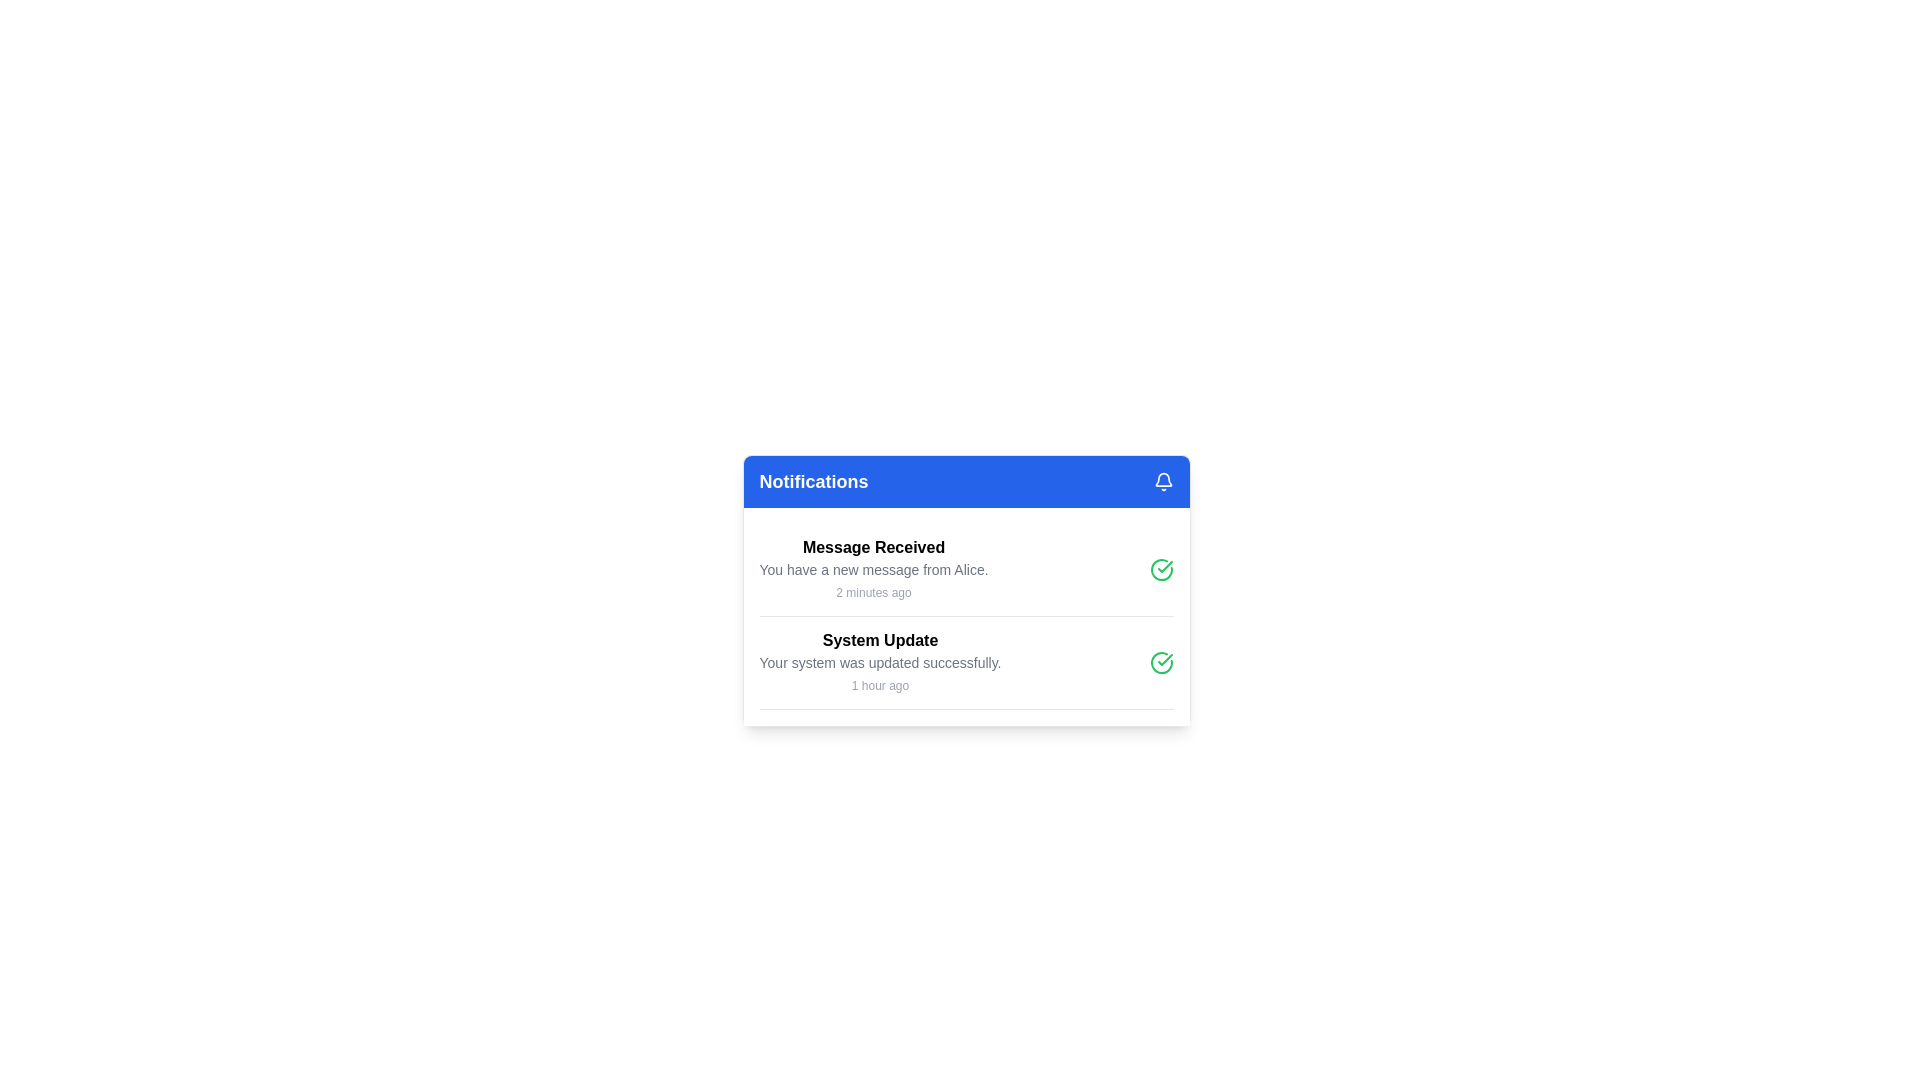  I want to click on the circular icon with a green border and a green check mark inside, which indicates completion or success, located at the right edge of the 'System Update' notification, so click(1161, 663).